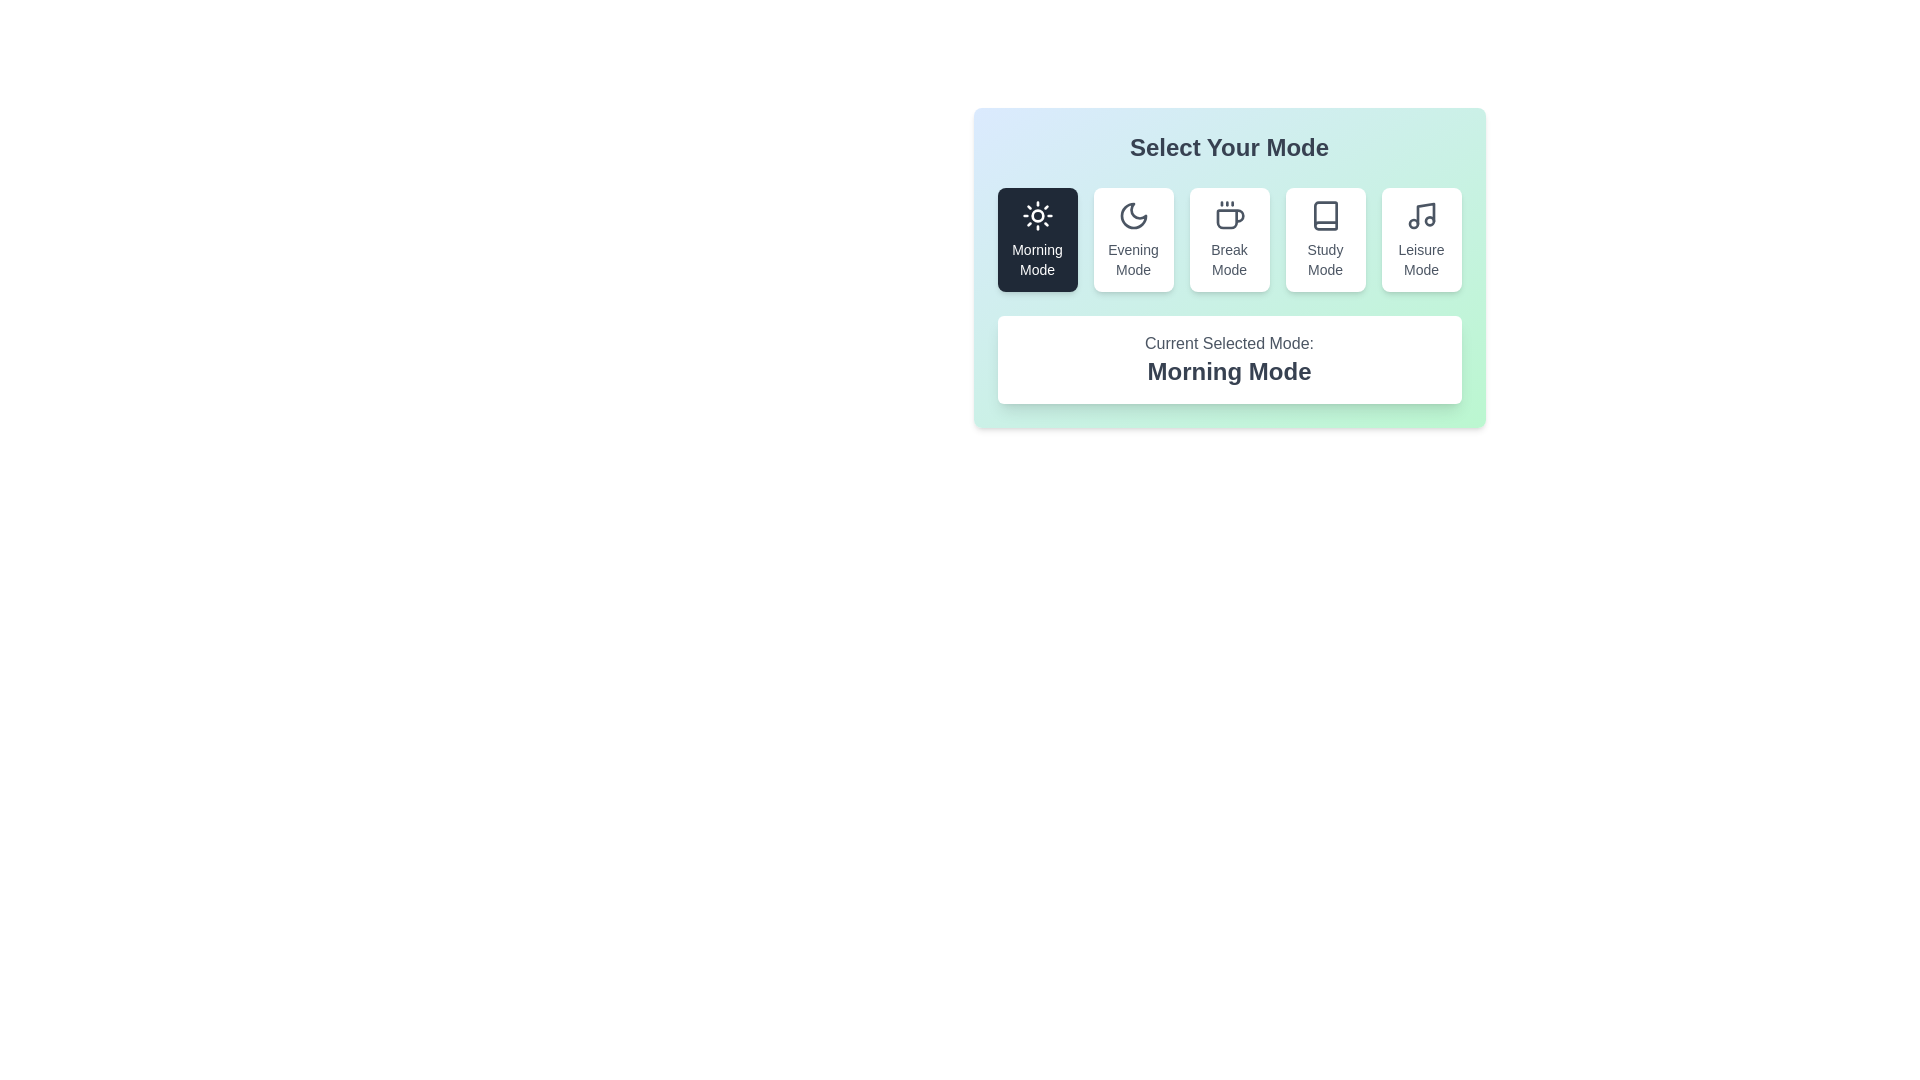  I want to click on the button corresponding to the mode Morning Mode, so click(1037, 238).